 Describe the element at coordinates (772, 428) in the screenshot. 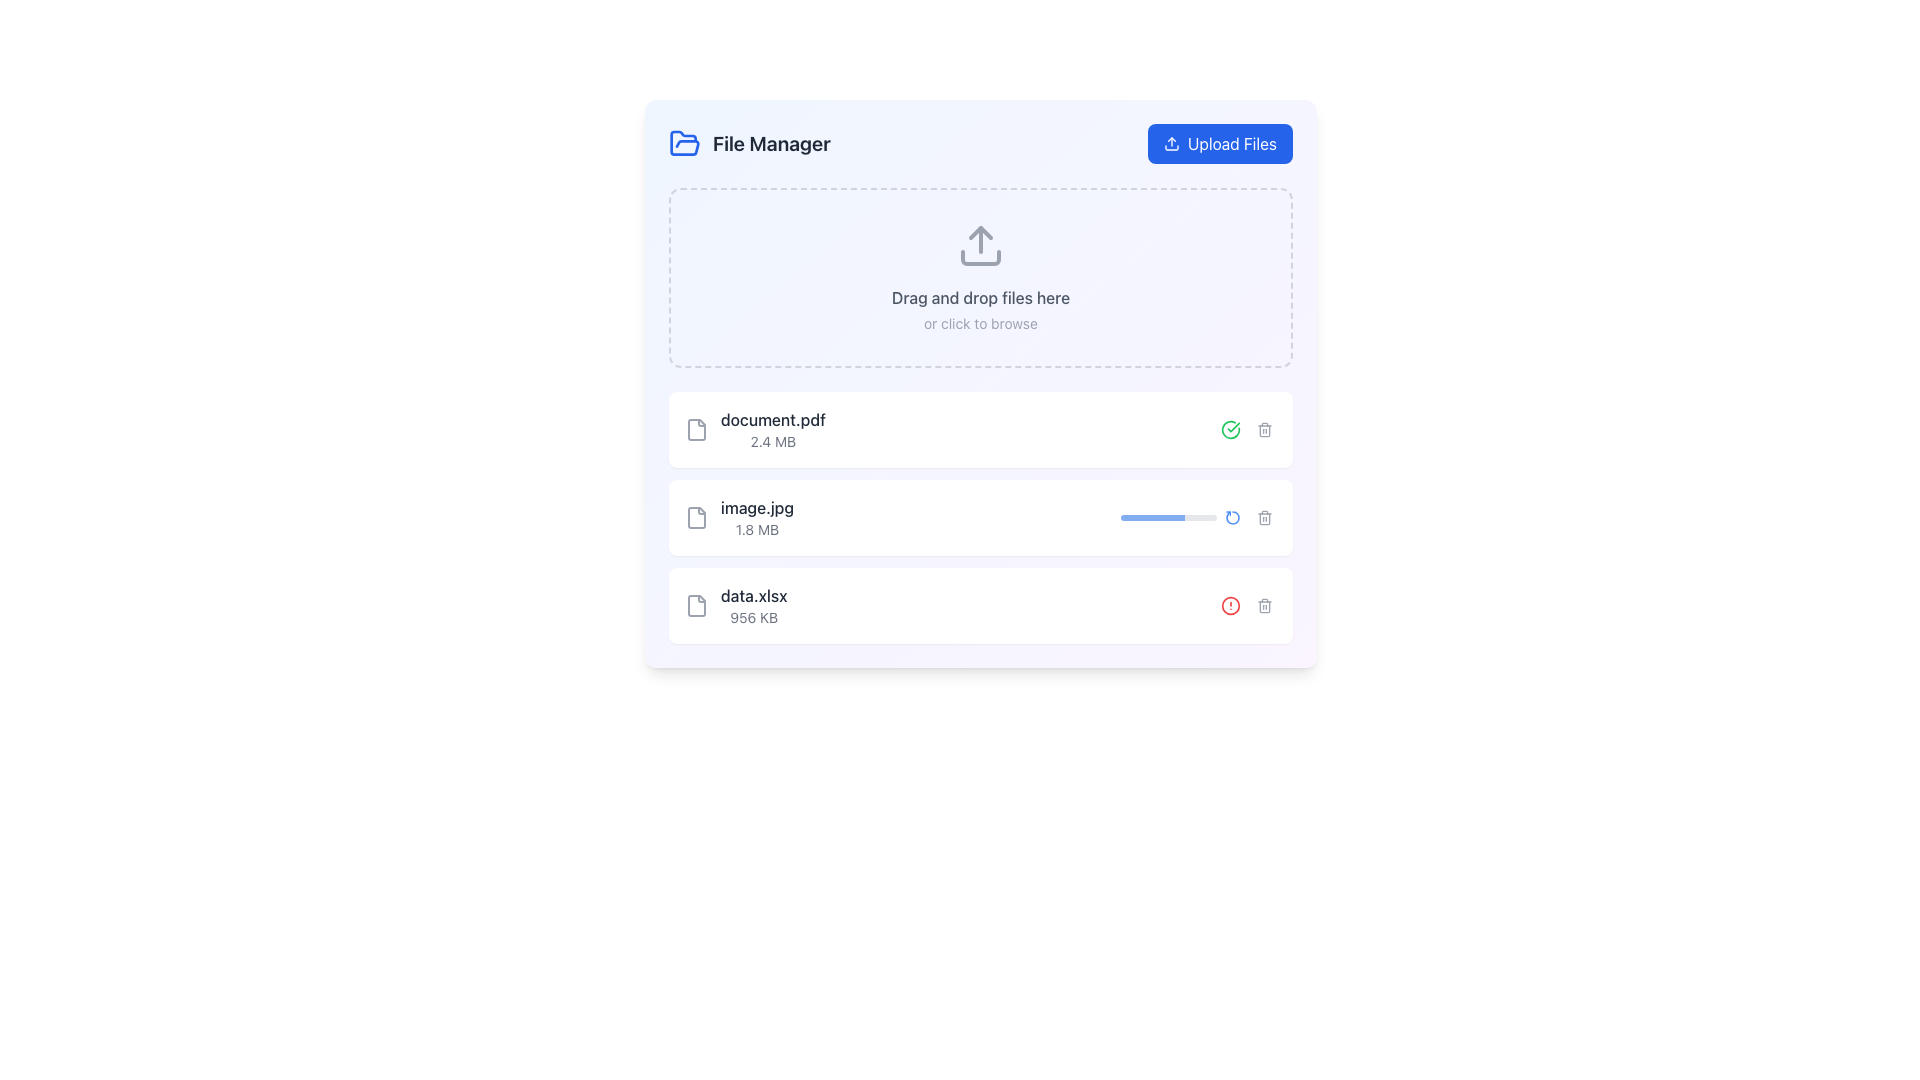

I see `the text label displaying 'document.pdf' in bold dark gray, located` at that location.